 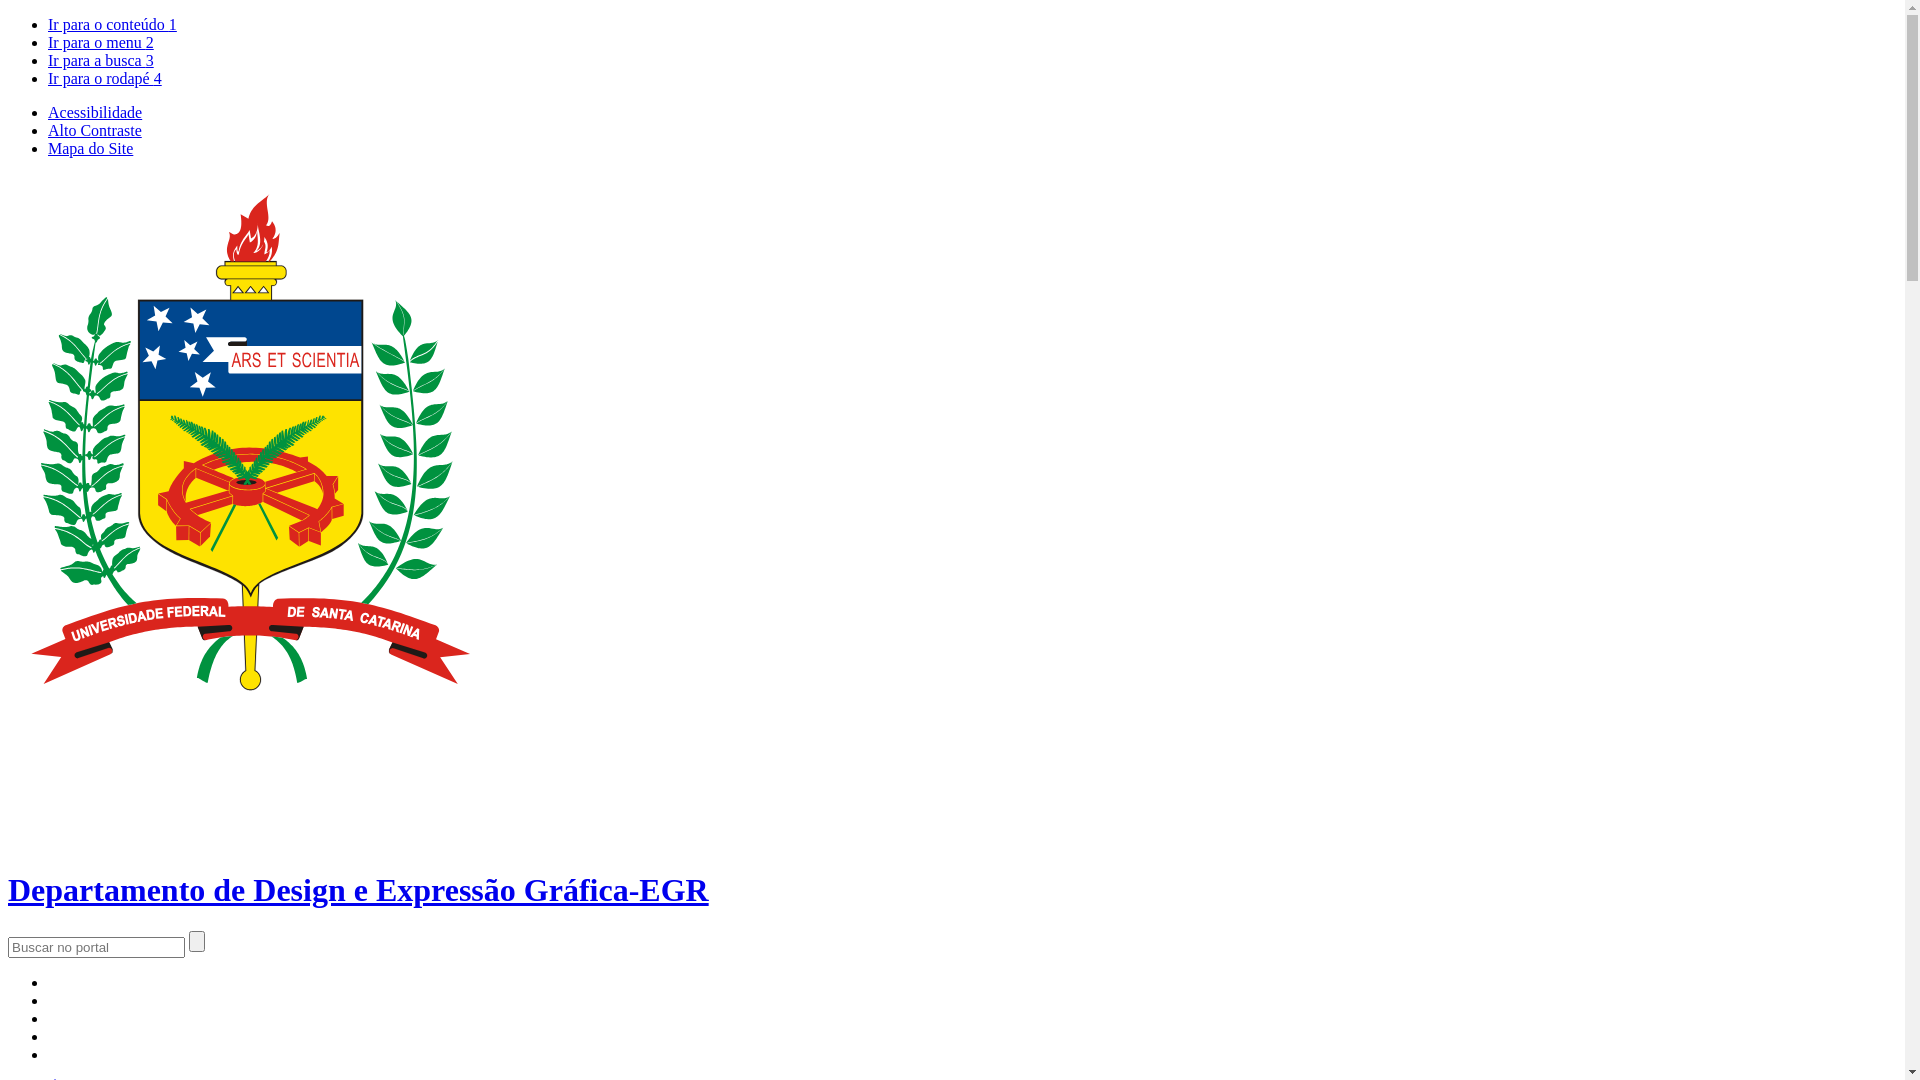 What do you see at coordinates (94, 112) in the screenshot?
I see `'Acessibilidade'` at bounding box center [94, 112].